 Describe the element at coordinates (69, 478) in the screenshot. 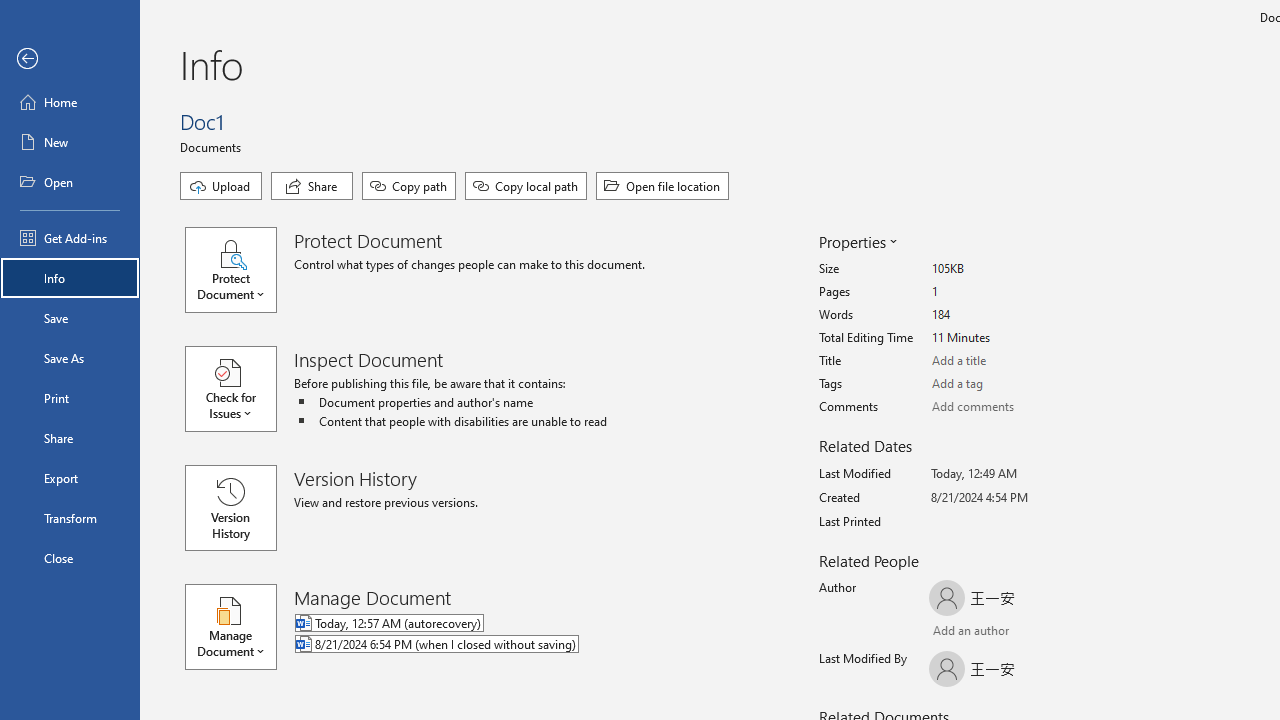

I see `'Export'` at that location.